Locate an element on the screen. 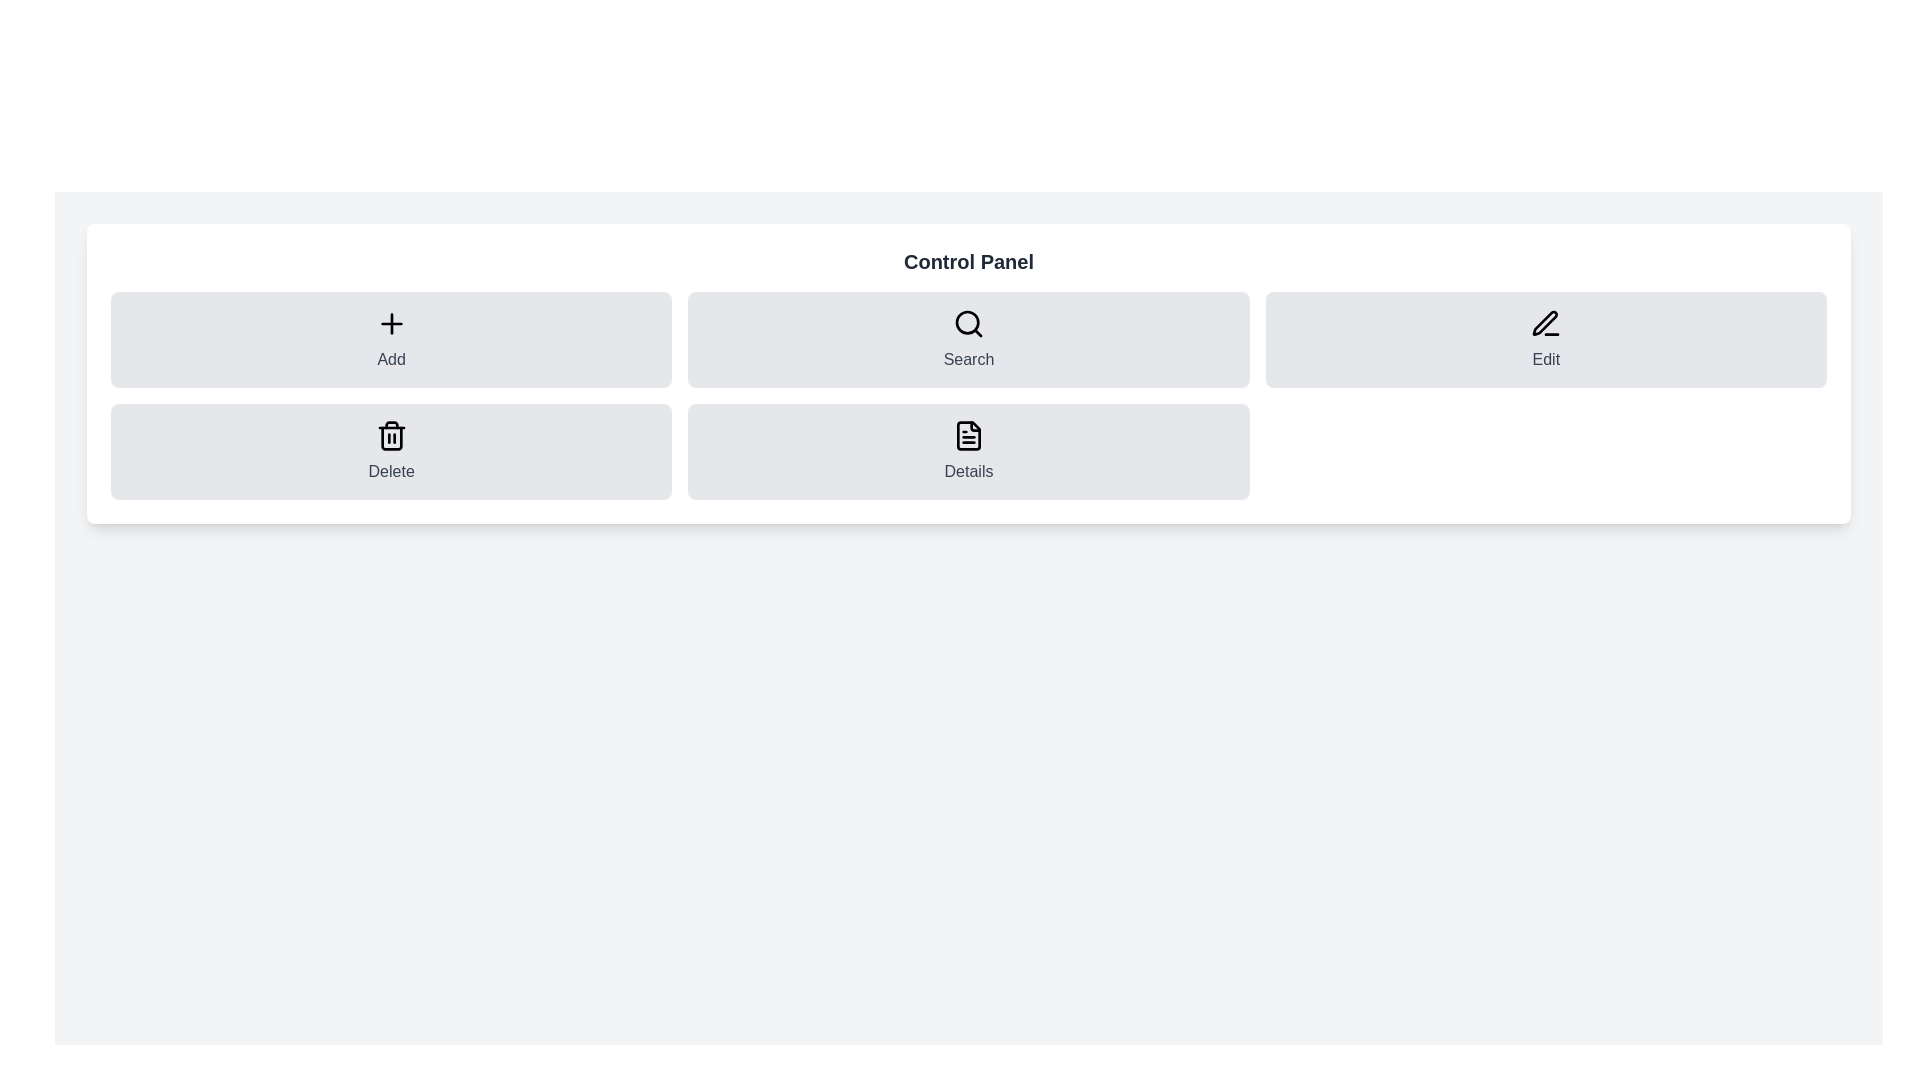 Image resolution: width=1920 pixels, height=1080 pixels. the text label displaying 'Edit' that is styled in gray (#gray-700) and located beneath a pen icon in the top-right section of the Control Panel interface is located at coordinates (1545, 358).